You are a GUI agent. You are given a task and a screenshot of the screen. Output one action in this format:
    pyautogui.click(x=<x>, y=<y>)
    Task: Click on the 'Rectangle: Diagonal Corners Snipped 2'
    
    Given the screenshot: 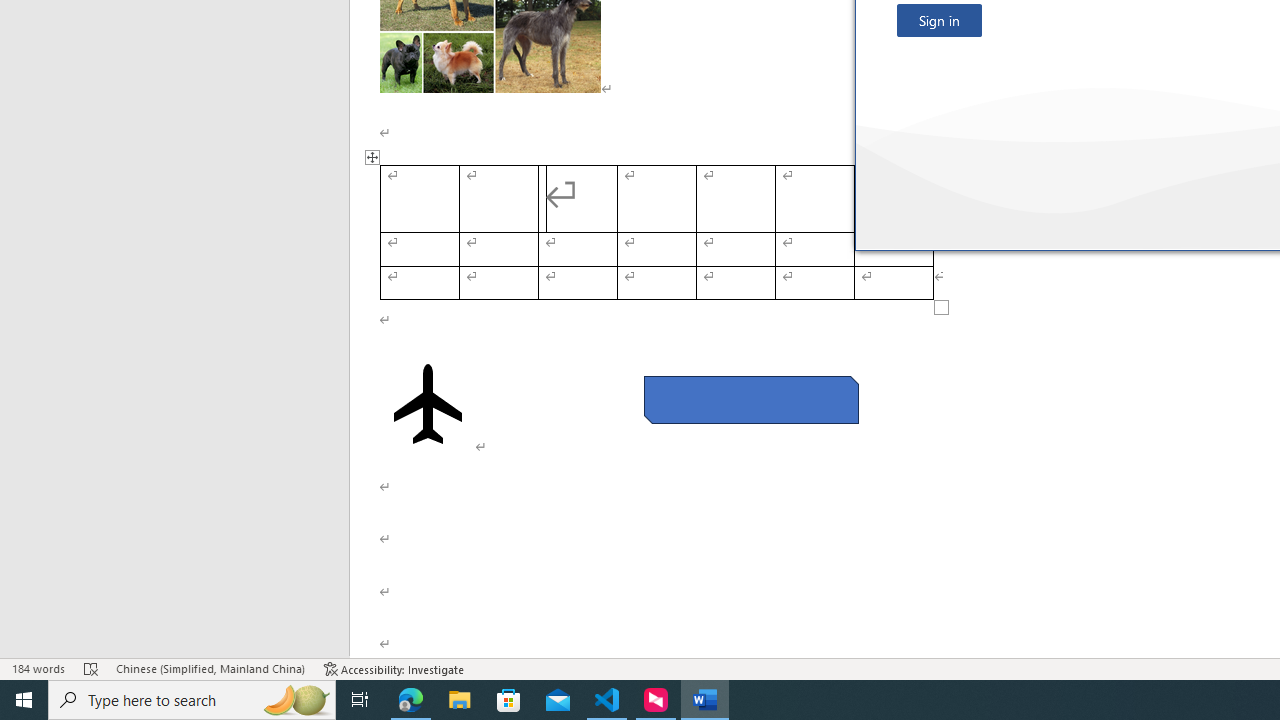 What is the action you would take?
    pyautogui.click(x=750, y=399)
    